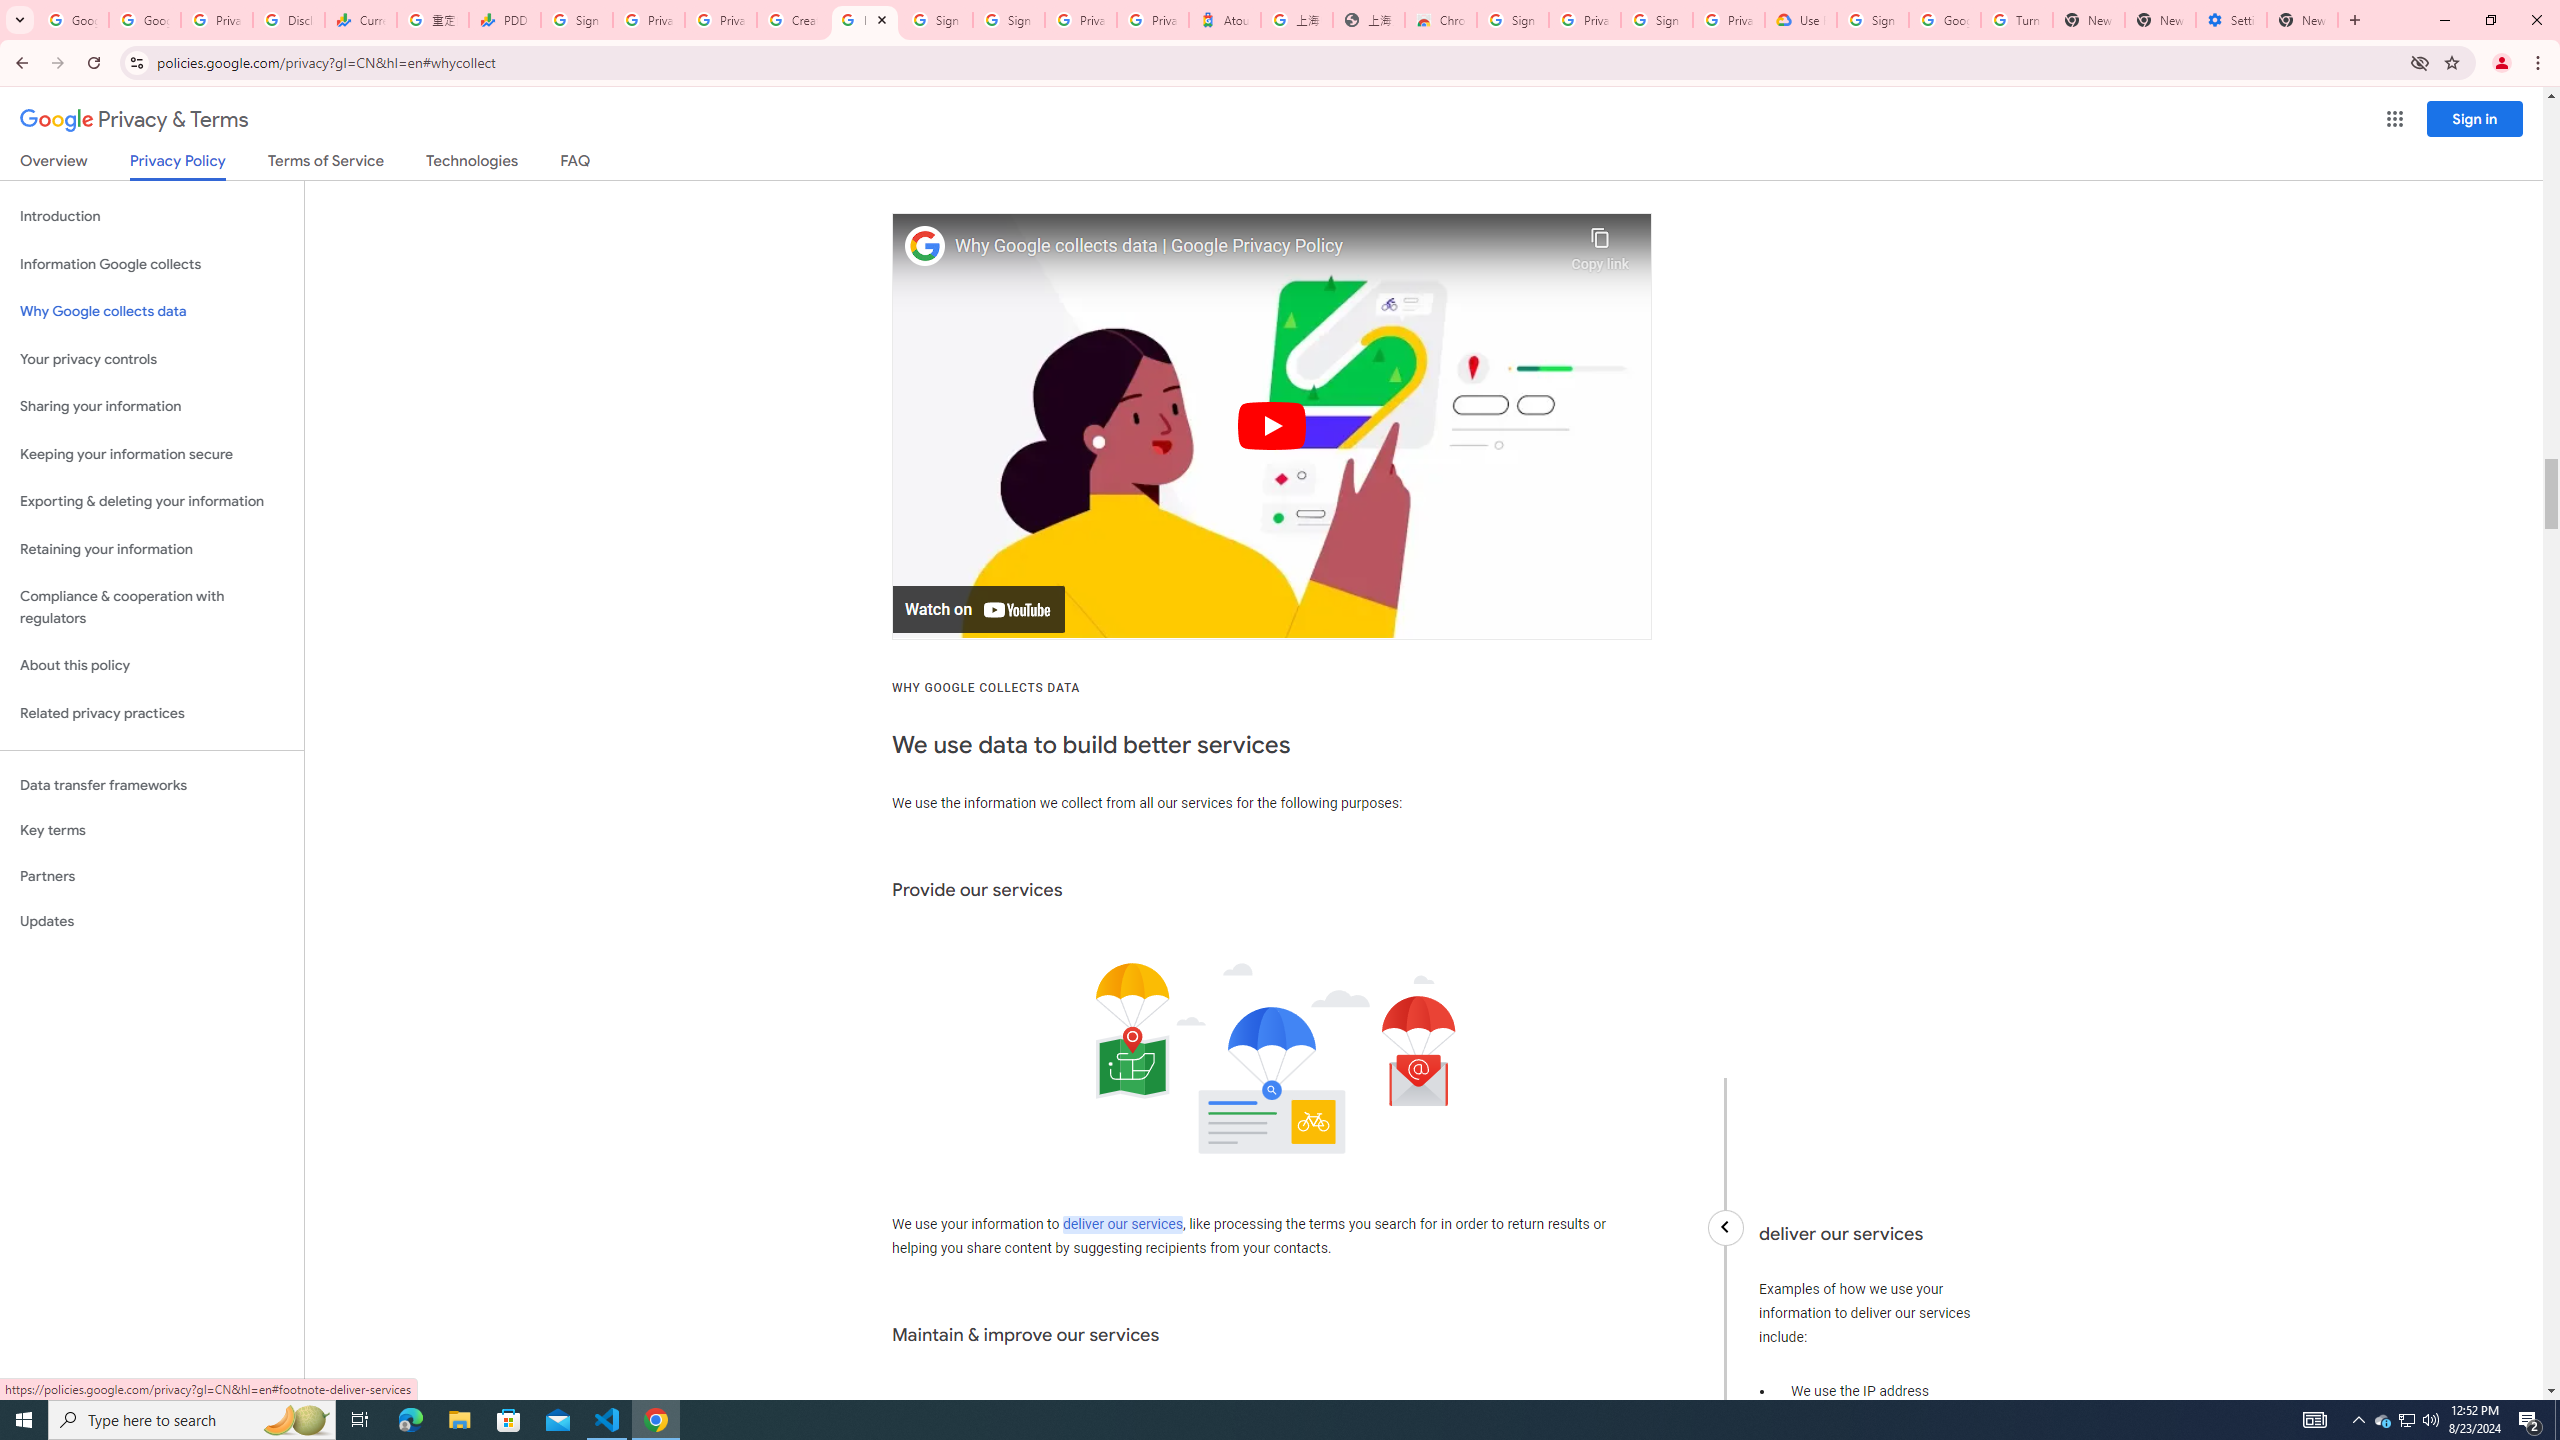  Describe the element at coordinates (1008, 19) in the screenshot. I see `'Sign in - Google Accounts'` at that location.